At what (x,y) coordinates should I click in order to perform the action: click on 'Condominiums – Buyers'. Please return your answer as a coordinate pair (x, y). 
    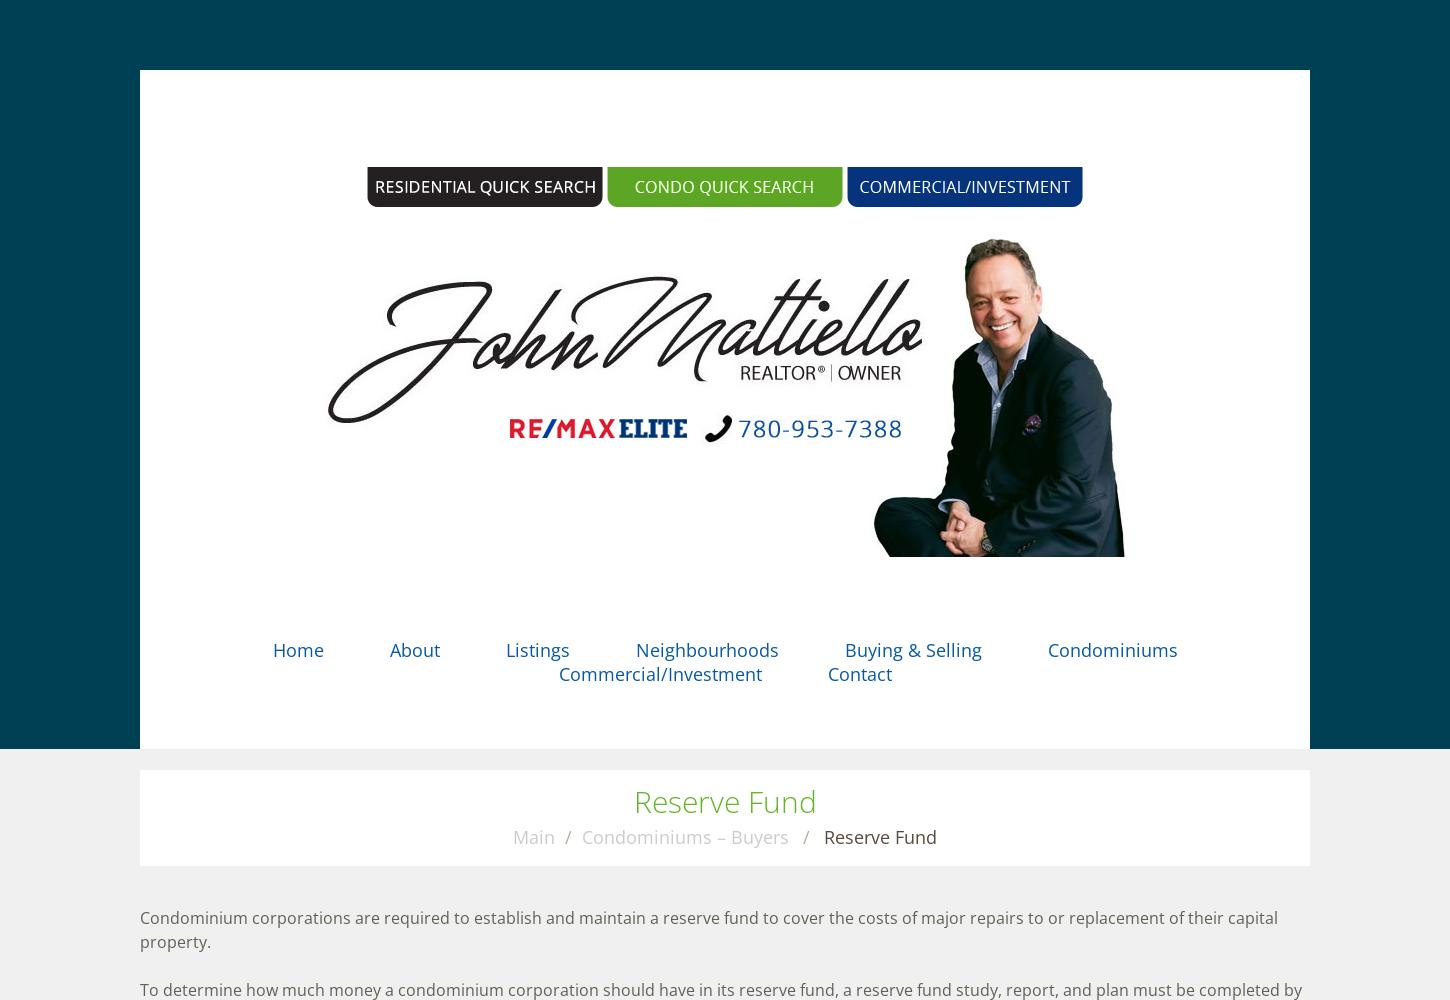
    Looking at the image, I should click on (684, 836).